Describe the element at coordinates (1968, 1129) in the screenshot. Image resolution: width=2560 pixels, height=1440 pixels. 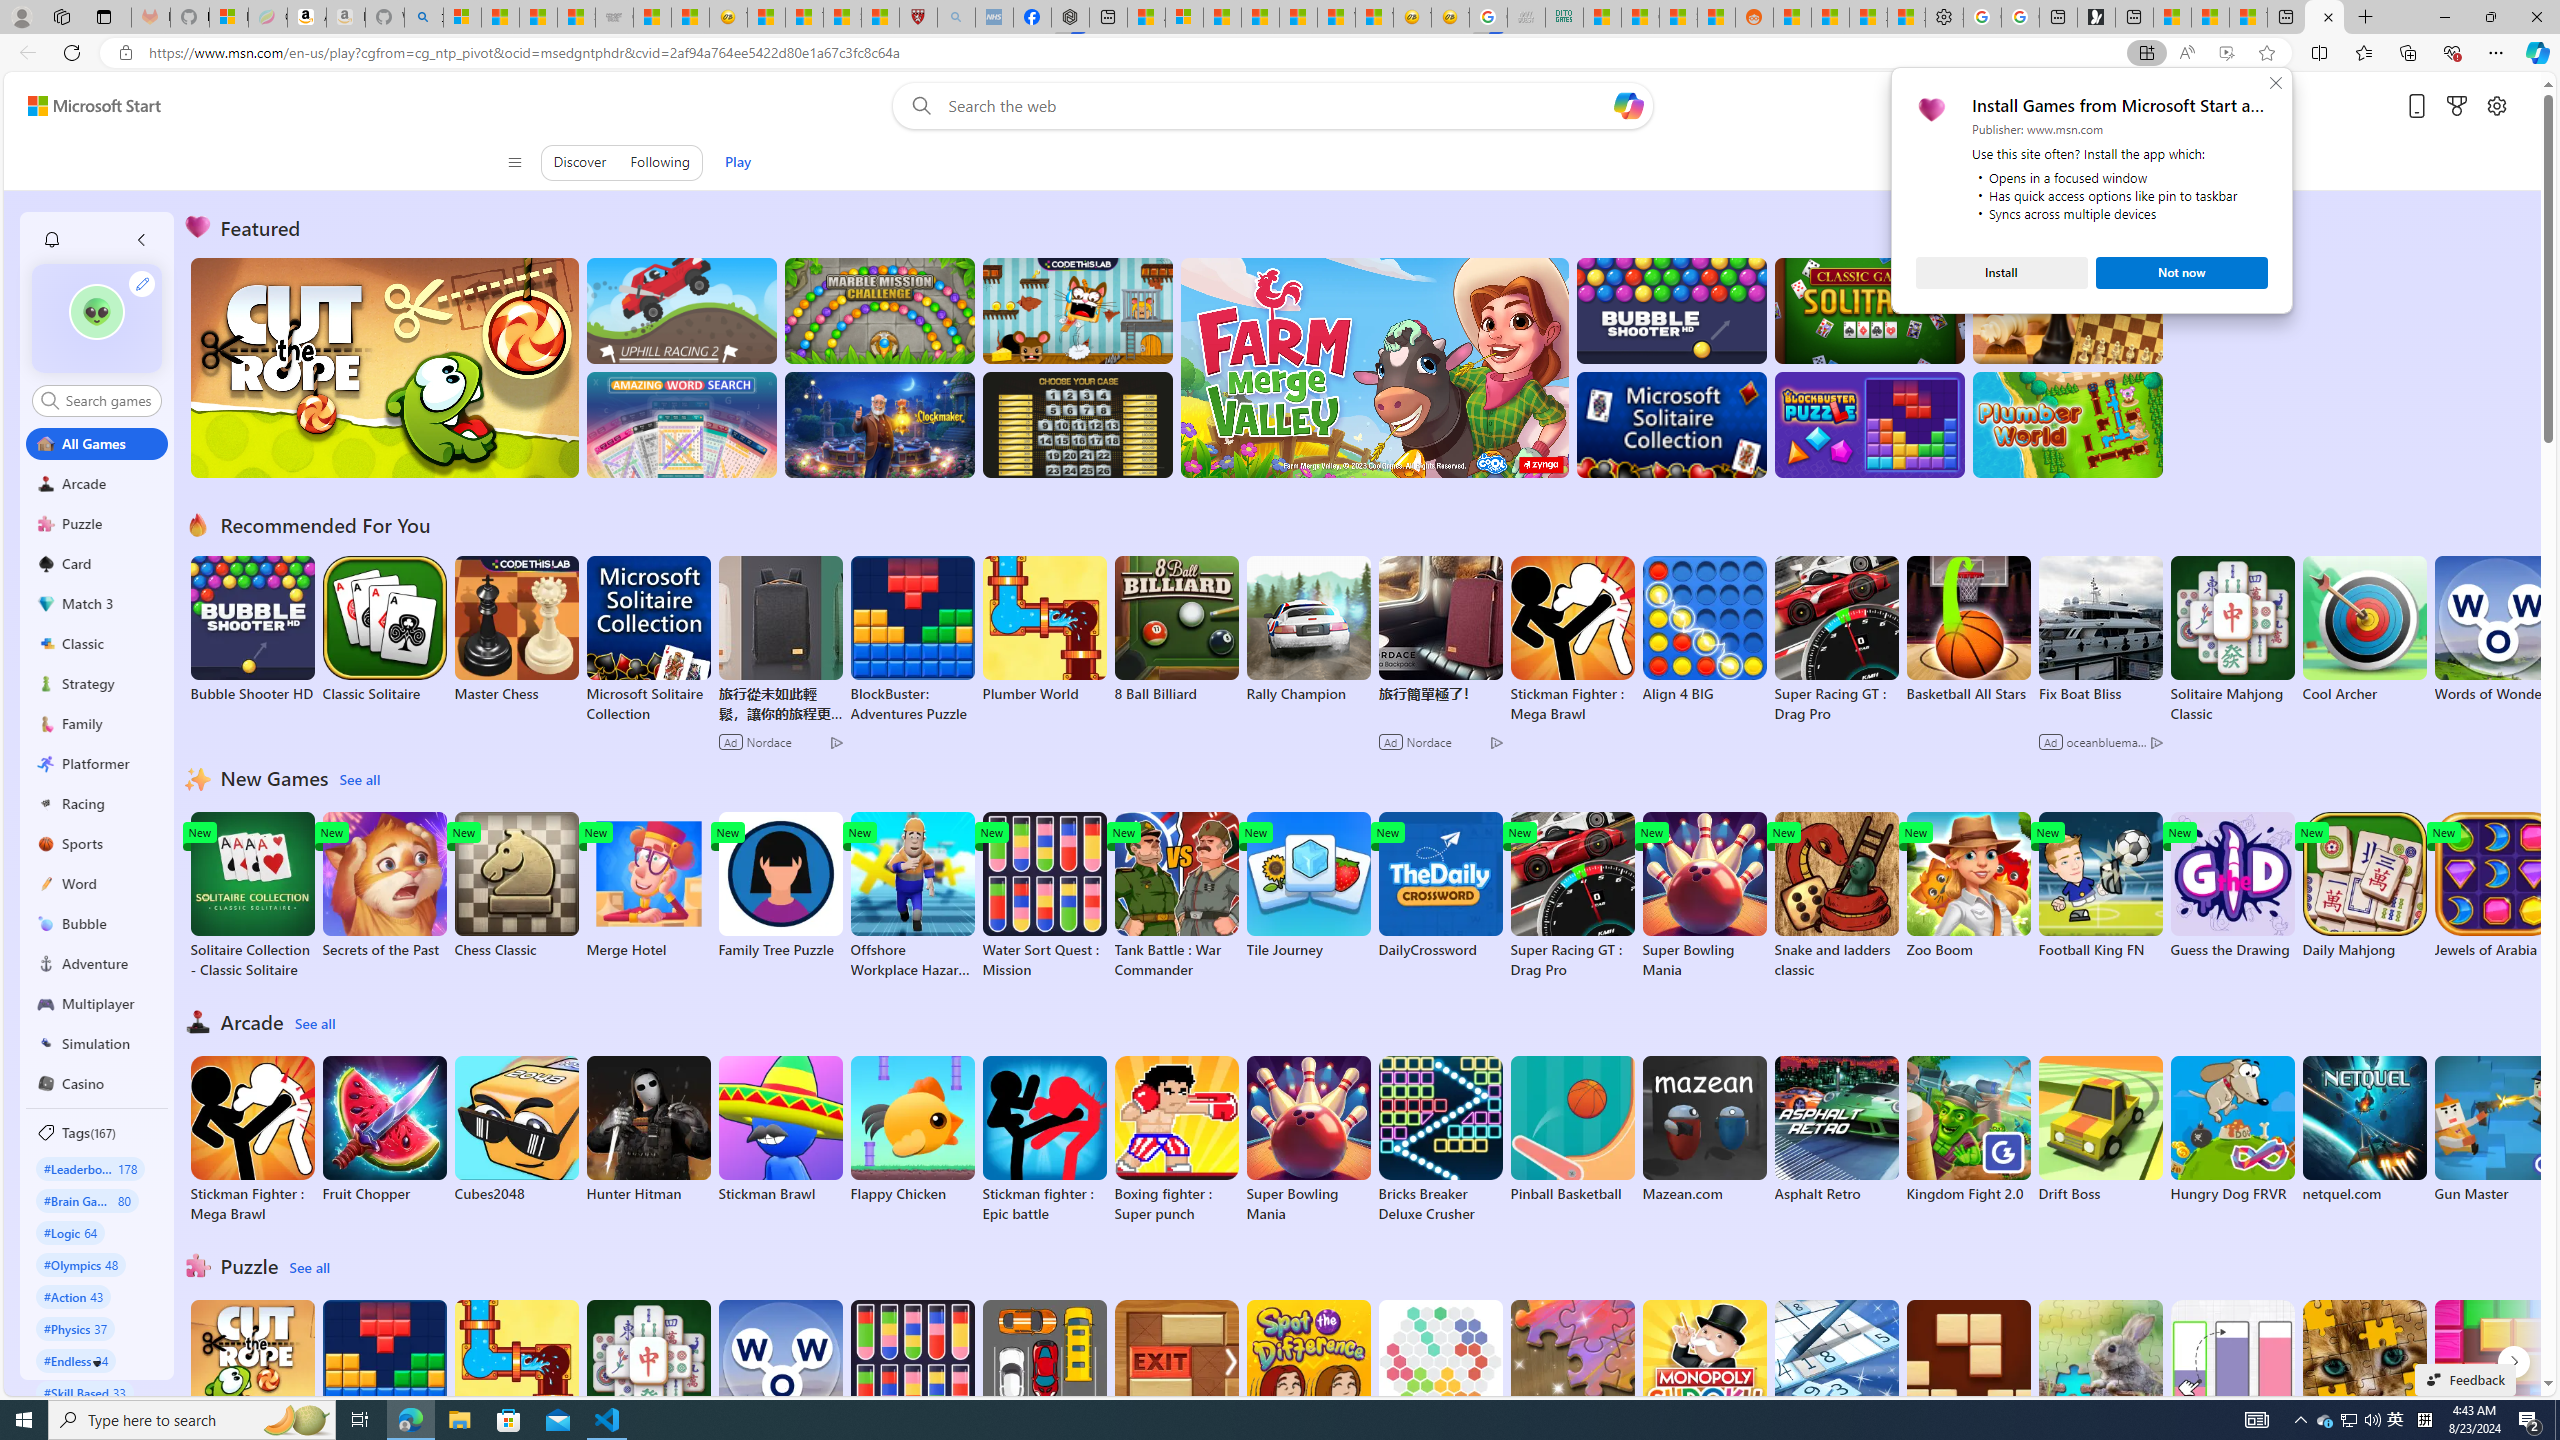
I see `'Kingdom Fight 2.0'` at that location.